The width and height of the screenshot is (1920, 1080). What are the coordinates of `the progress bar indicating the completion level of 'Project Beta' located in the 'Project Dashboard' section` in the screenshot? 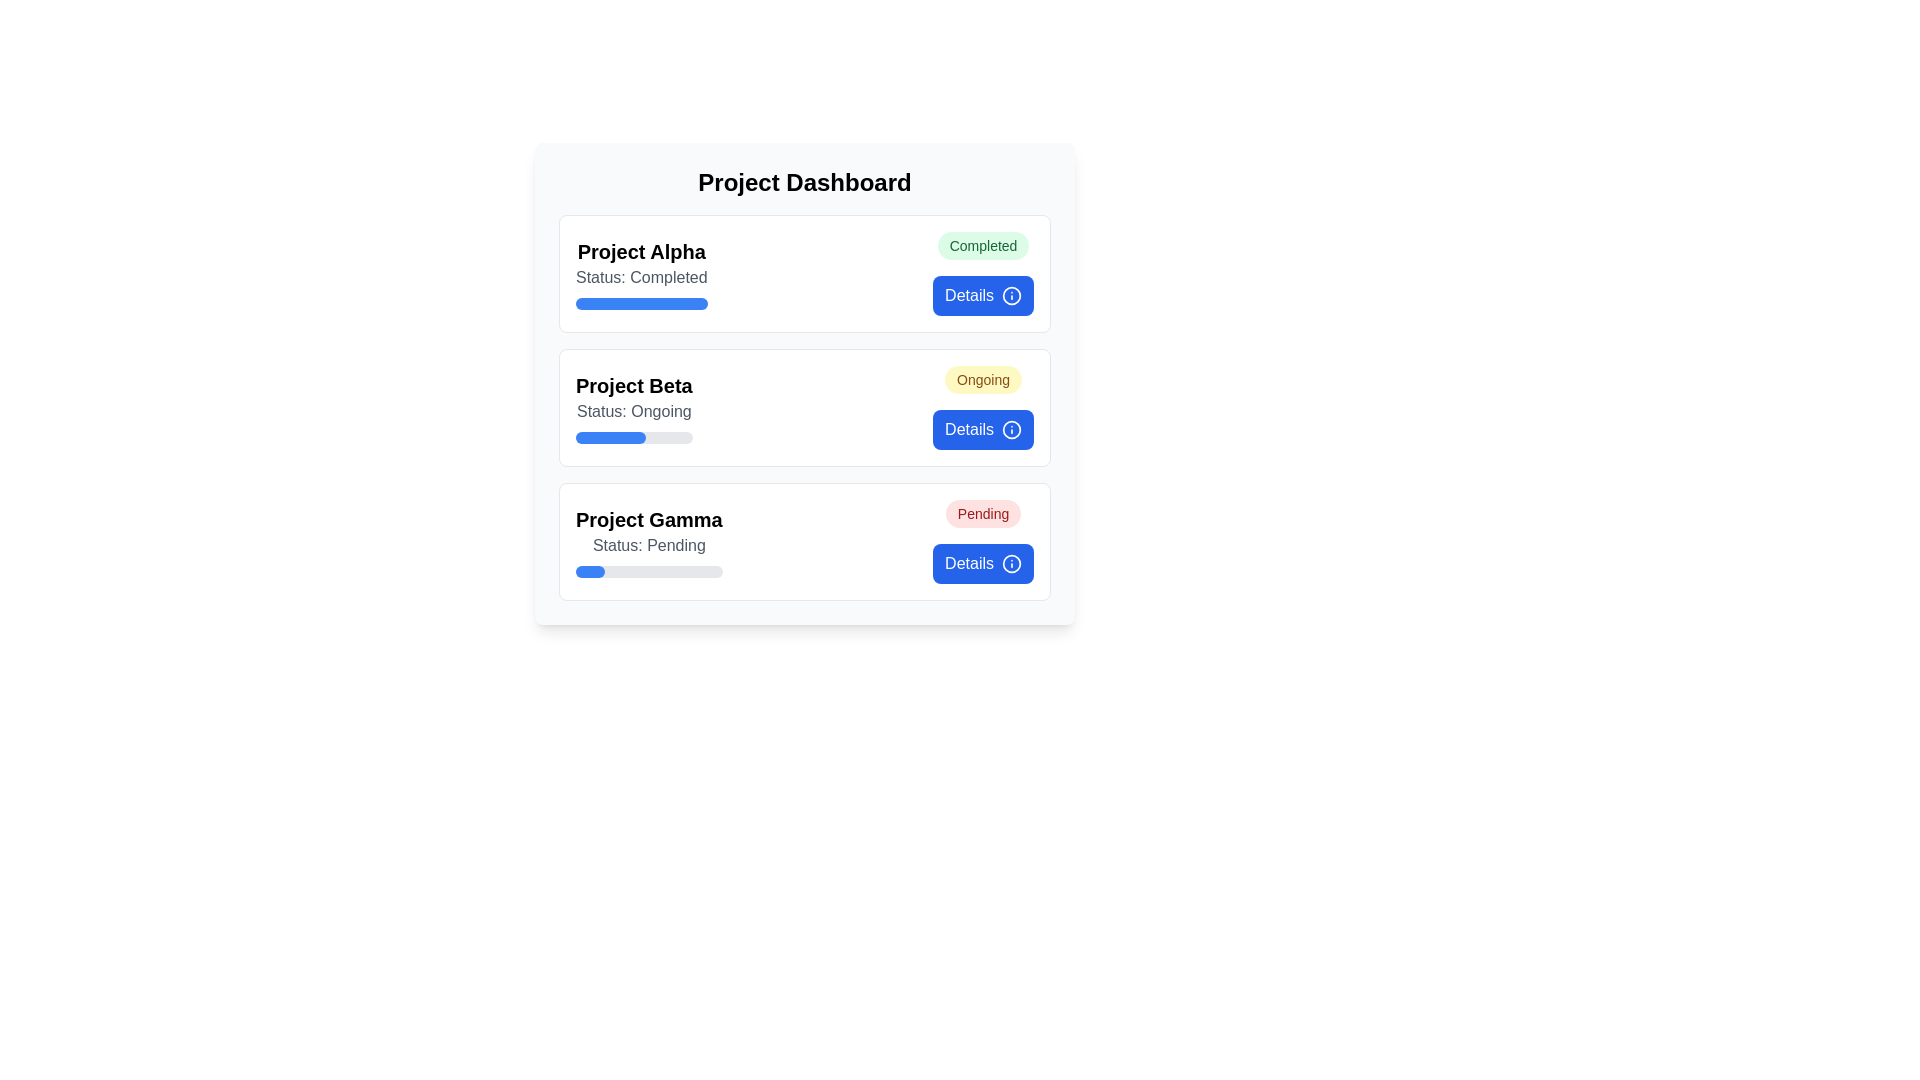 It's located at (633, 437).